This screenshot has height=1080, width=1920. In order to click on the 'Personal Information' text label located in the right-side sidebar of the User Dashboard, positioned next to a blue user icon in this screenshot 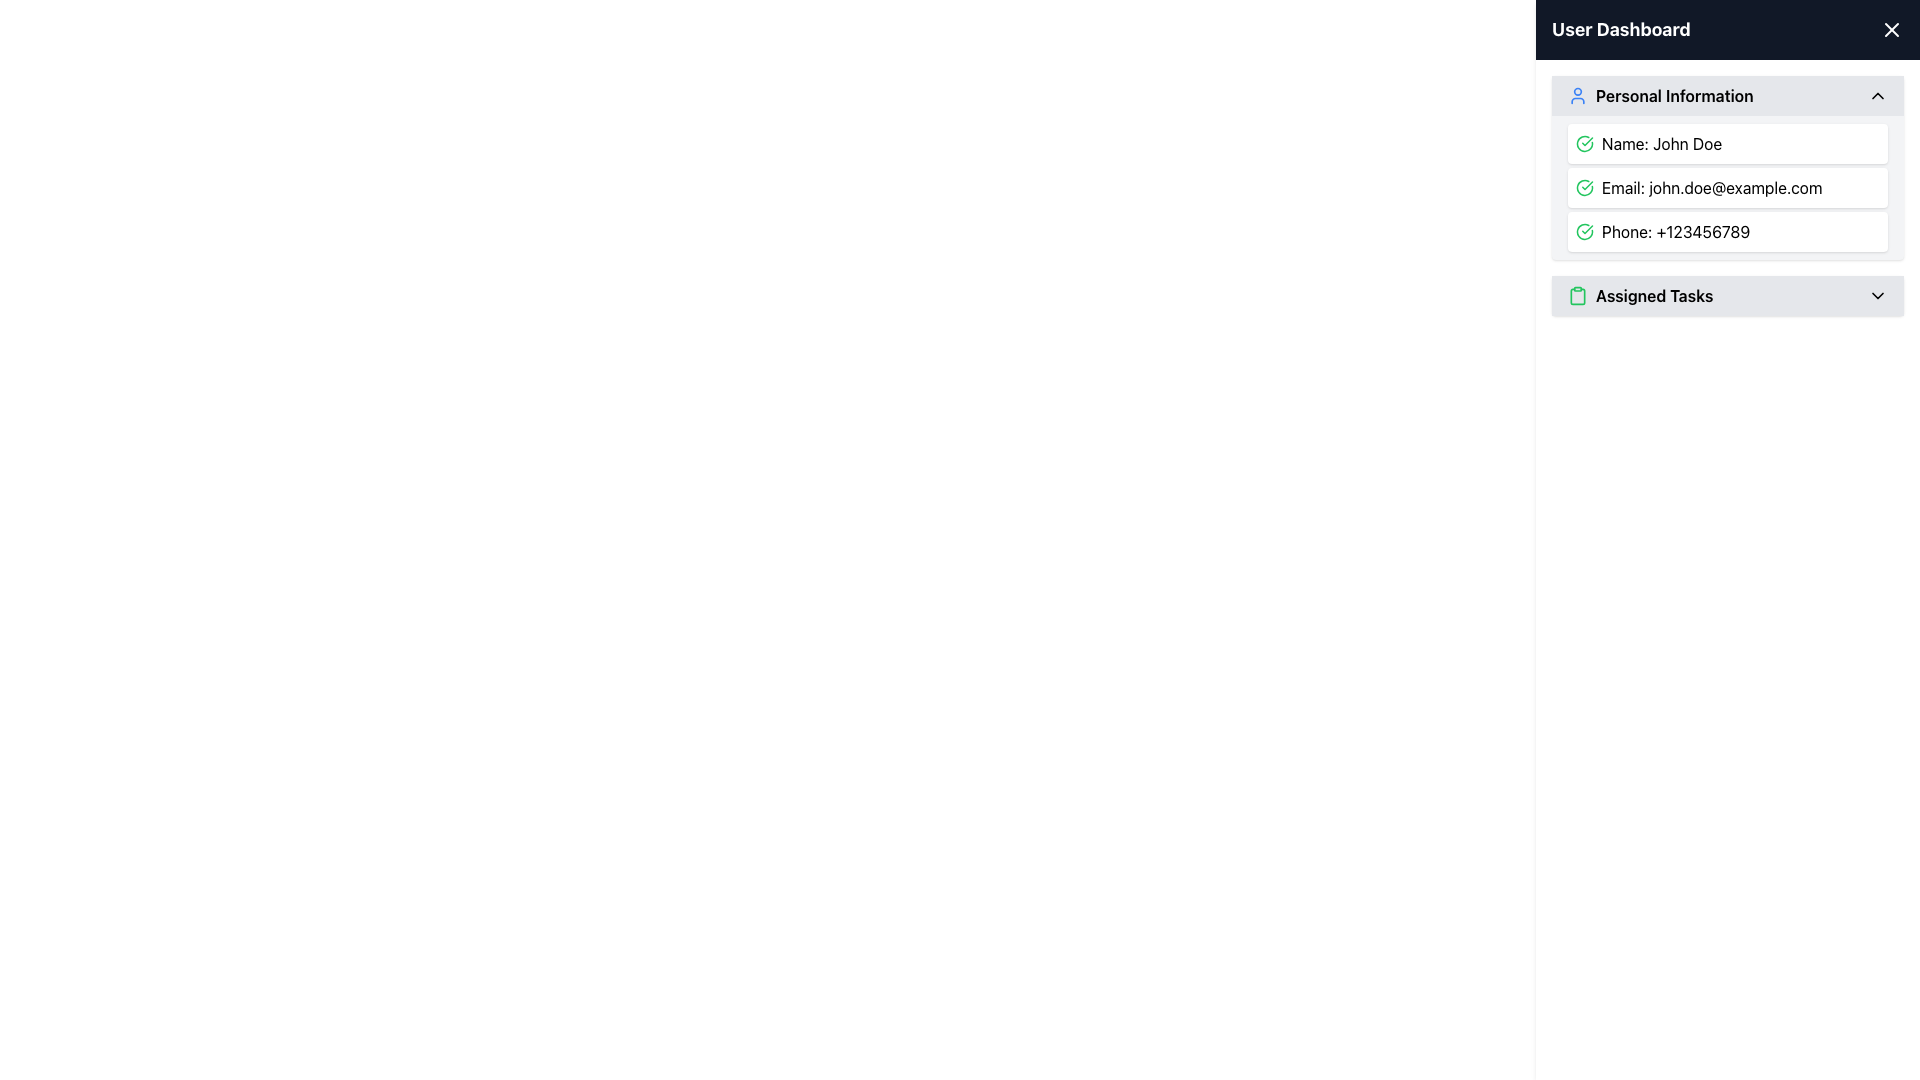, I will do `click(1674, 96)`.